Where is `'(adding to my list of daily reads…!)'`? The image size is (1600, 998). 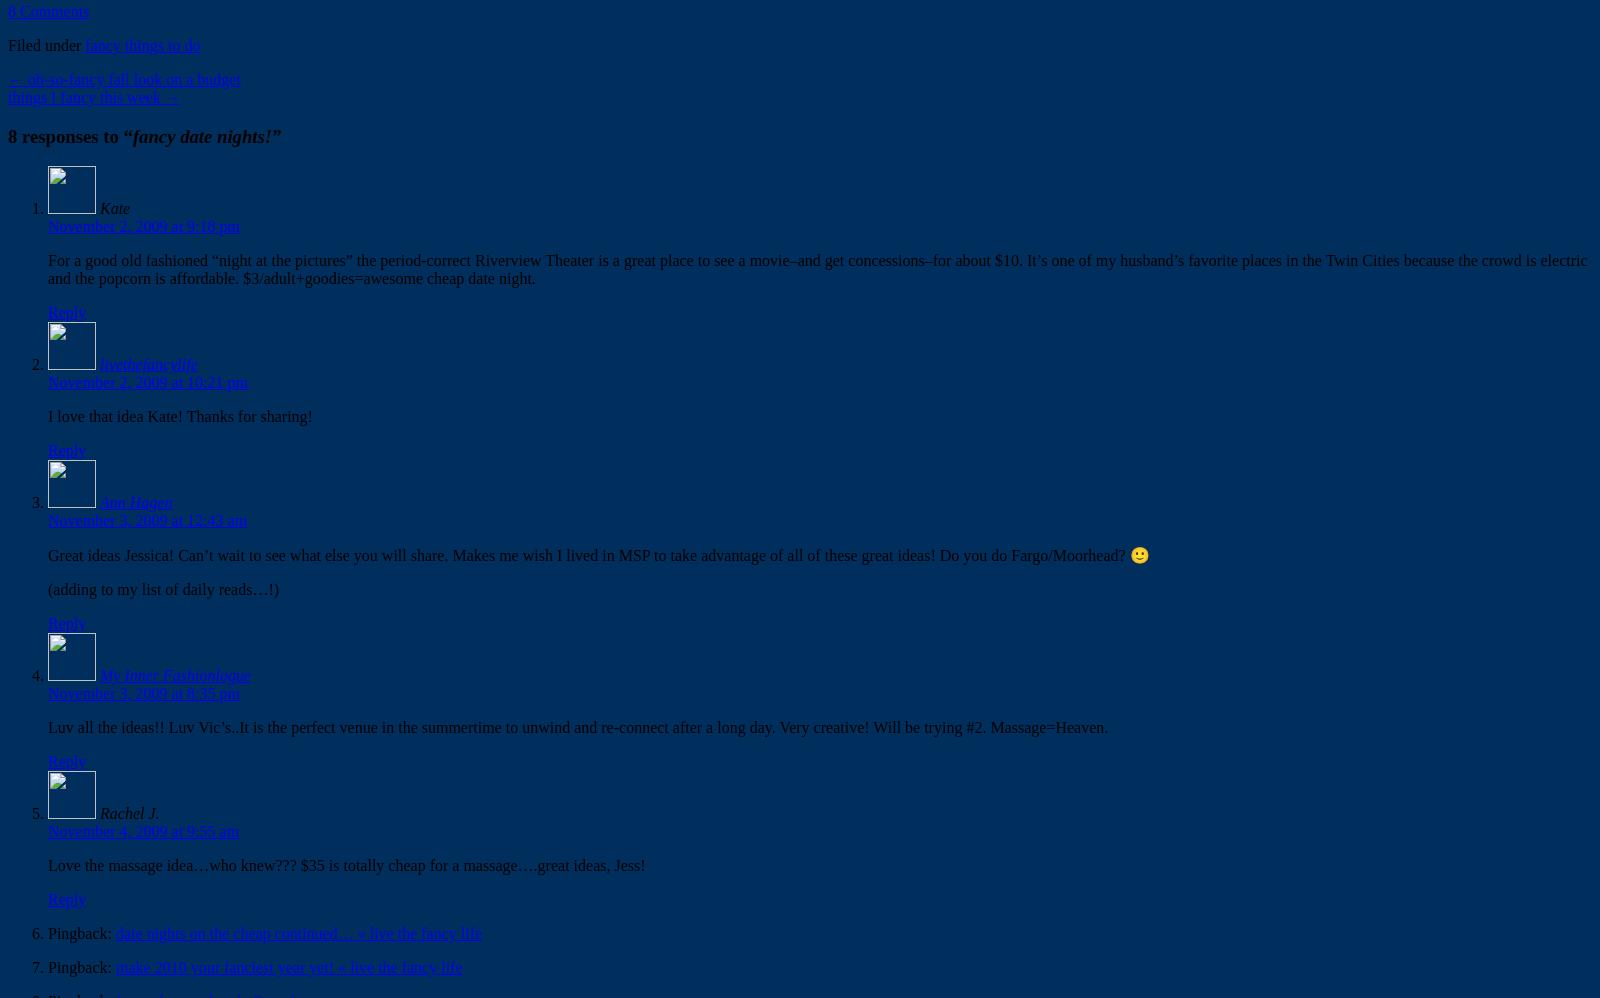 '(adding to my list of daily reads…!)' is located at coordinates (162, 588).